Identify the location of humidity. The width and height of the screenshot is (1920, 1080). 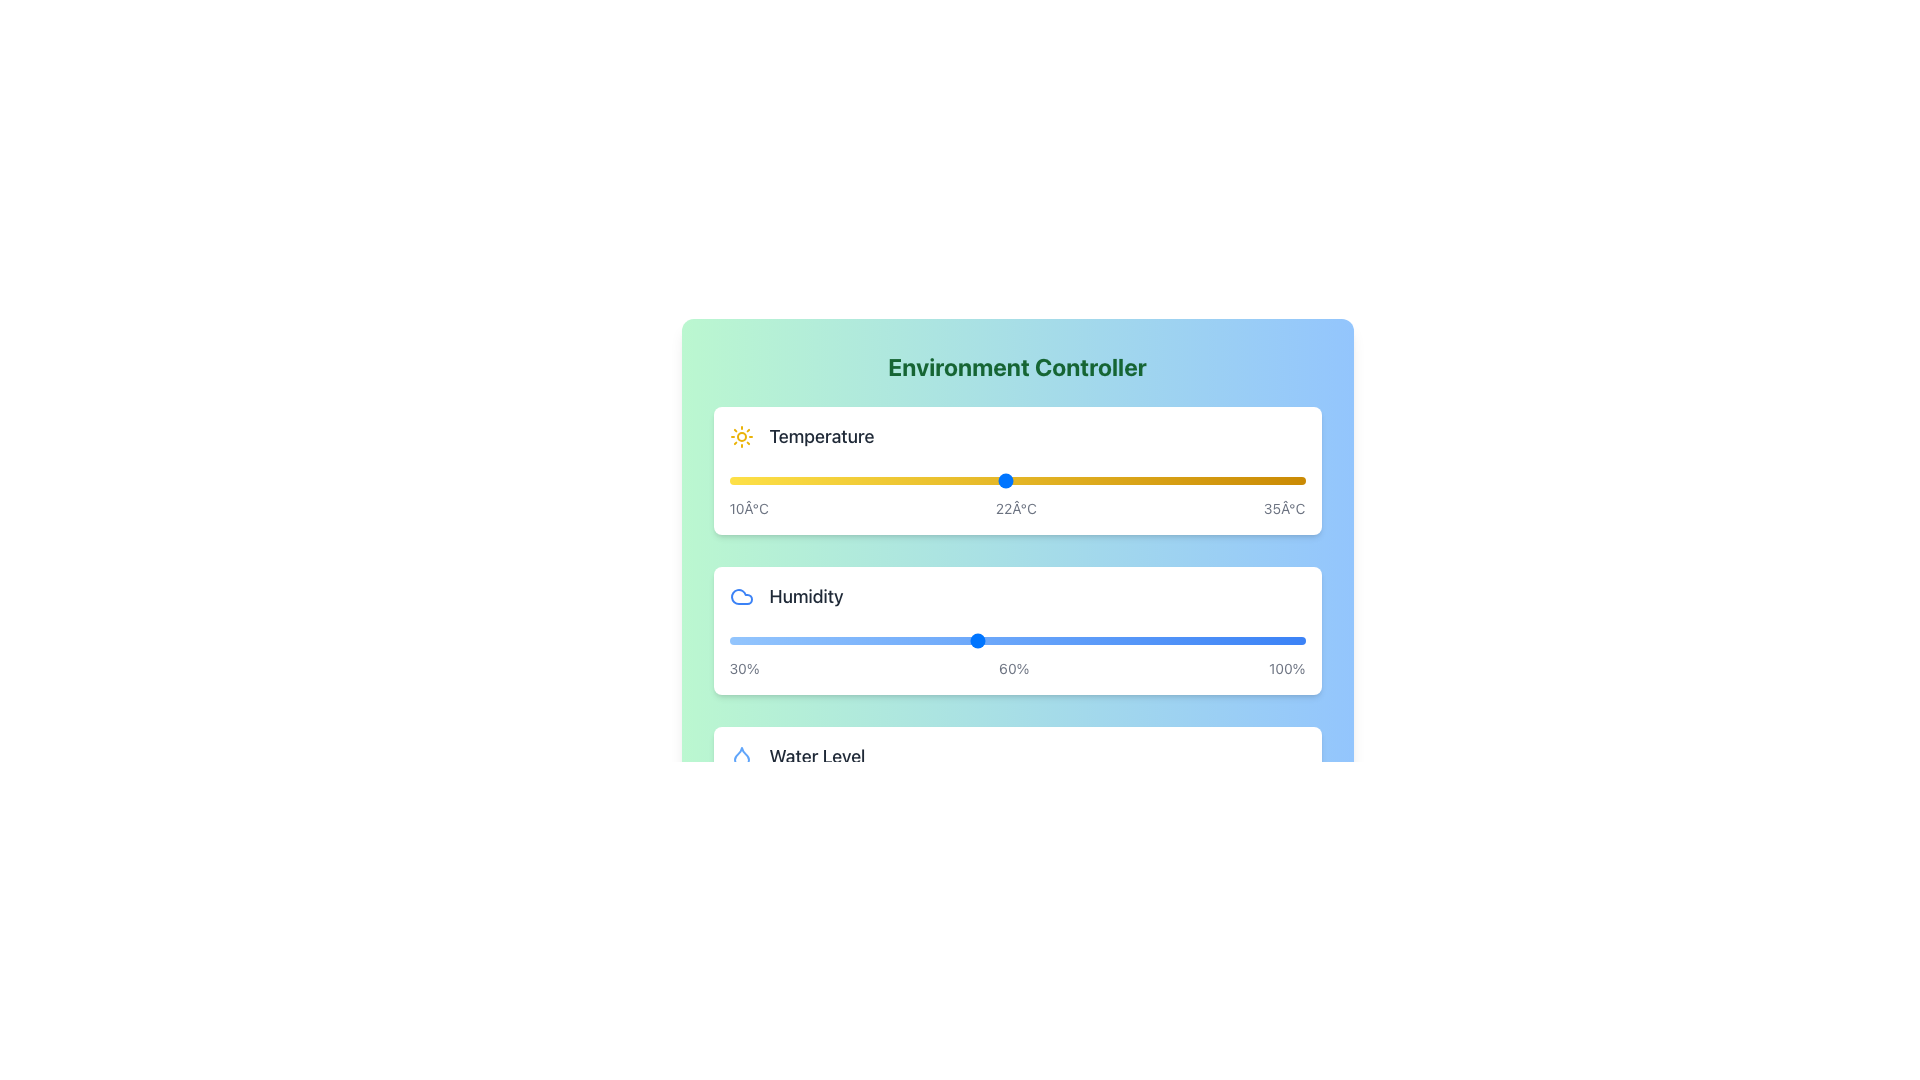
(736, 640).